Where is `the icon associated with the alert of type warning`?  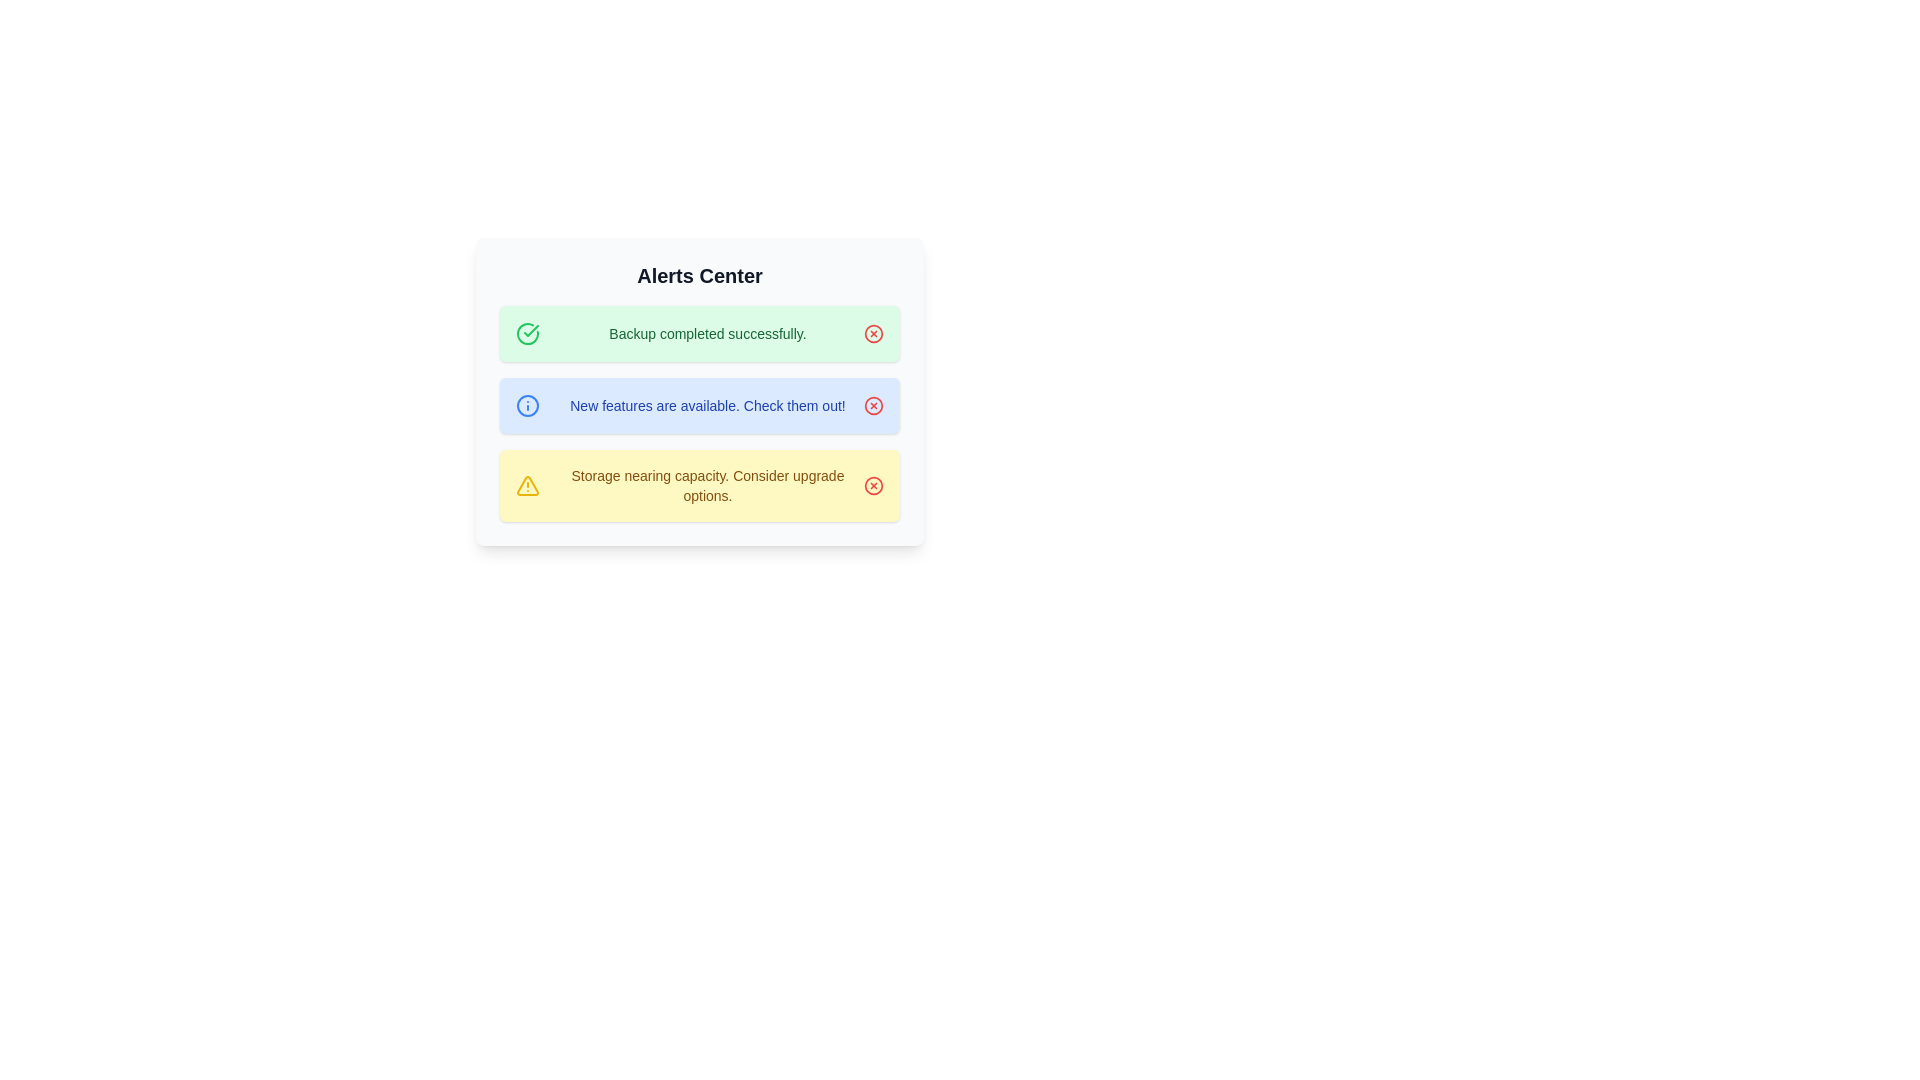 the icon associated with the alert of type warning is located at coordinates (528, 486).